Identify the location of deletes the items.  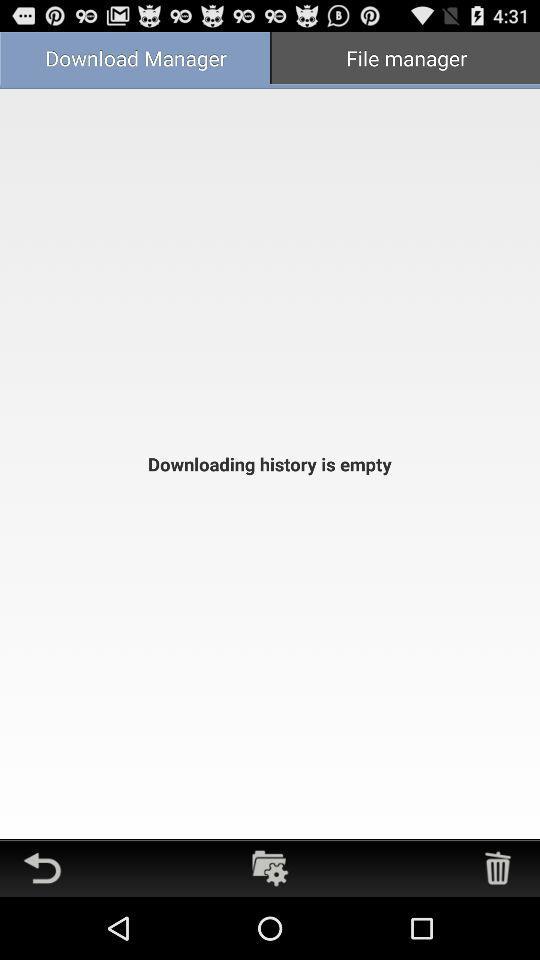
(496, 867).